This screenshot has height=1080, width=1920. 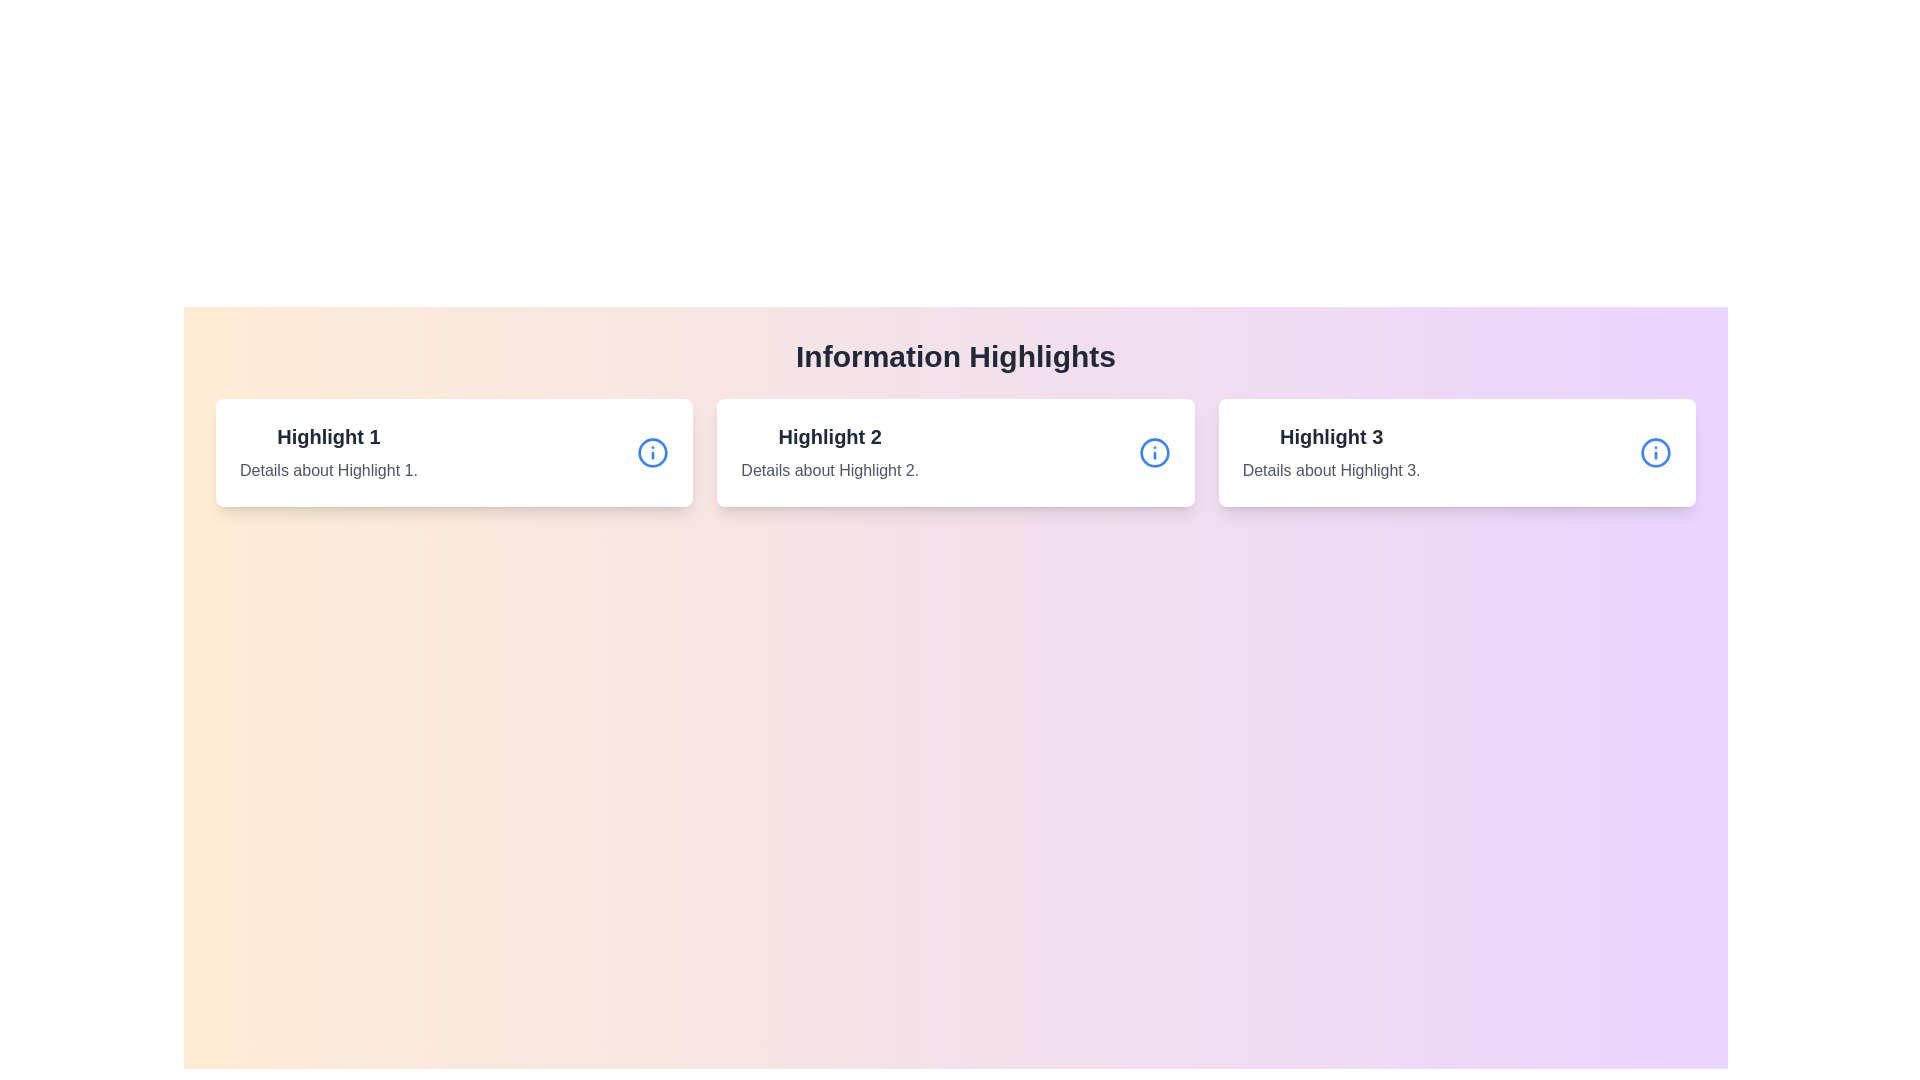 What do you see at coordinates (830, 470) in the screenshot?
I see `details displayed in the text element located beneath the heading 'Highlight 2' in the central card of the row of summary cards` at bounding box center [830, 470].